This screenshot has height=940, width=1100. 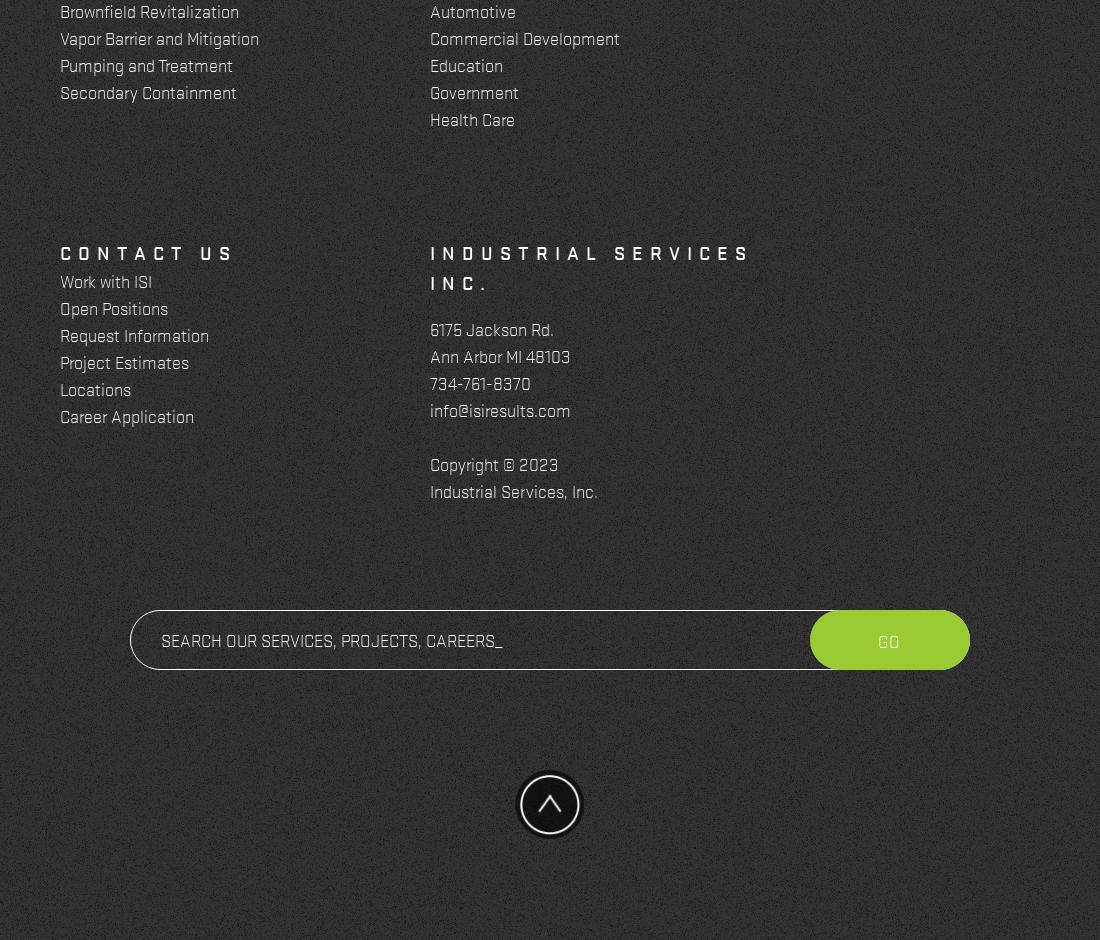 What do you see at coordinates (58, 252) in the screenshot?
I see `'Contact Us'` at bounding box center [58, 252].